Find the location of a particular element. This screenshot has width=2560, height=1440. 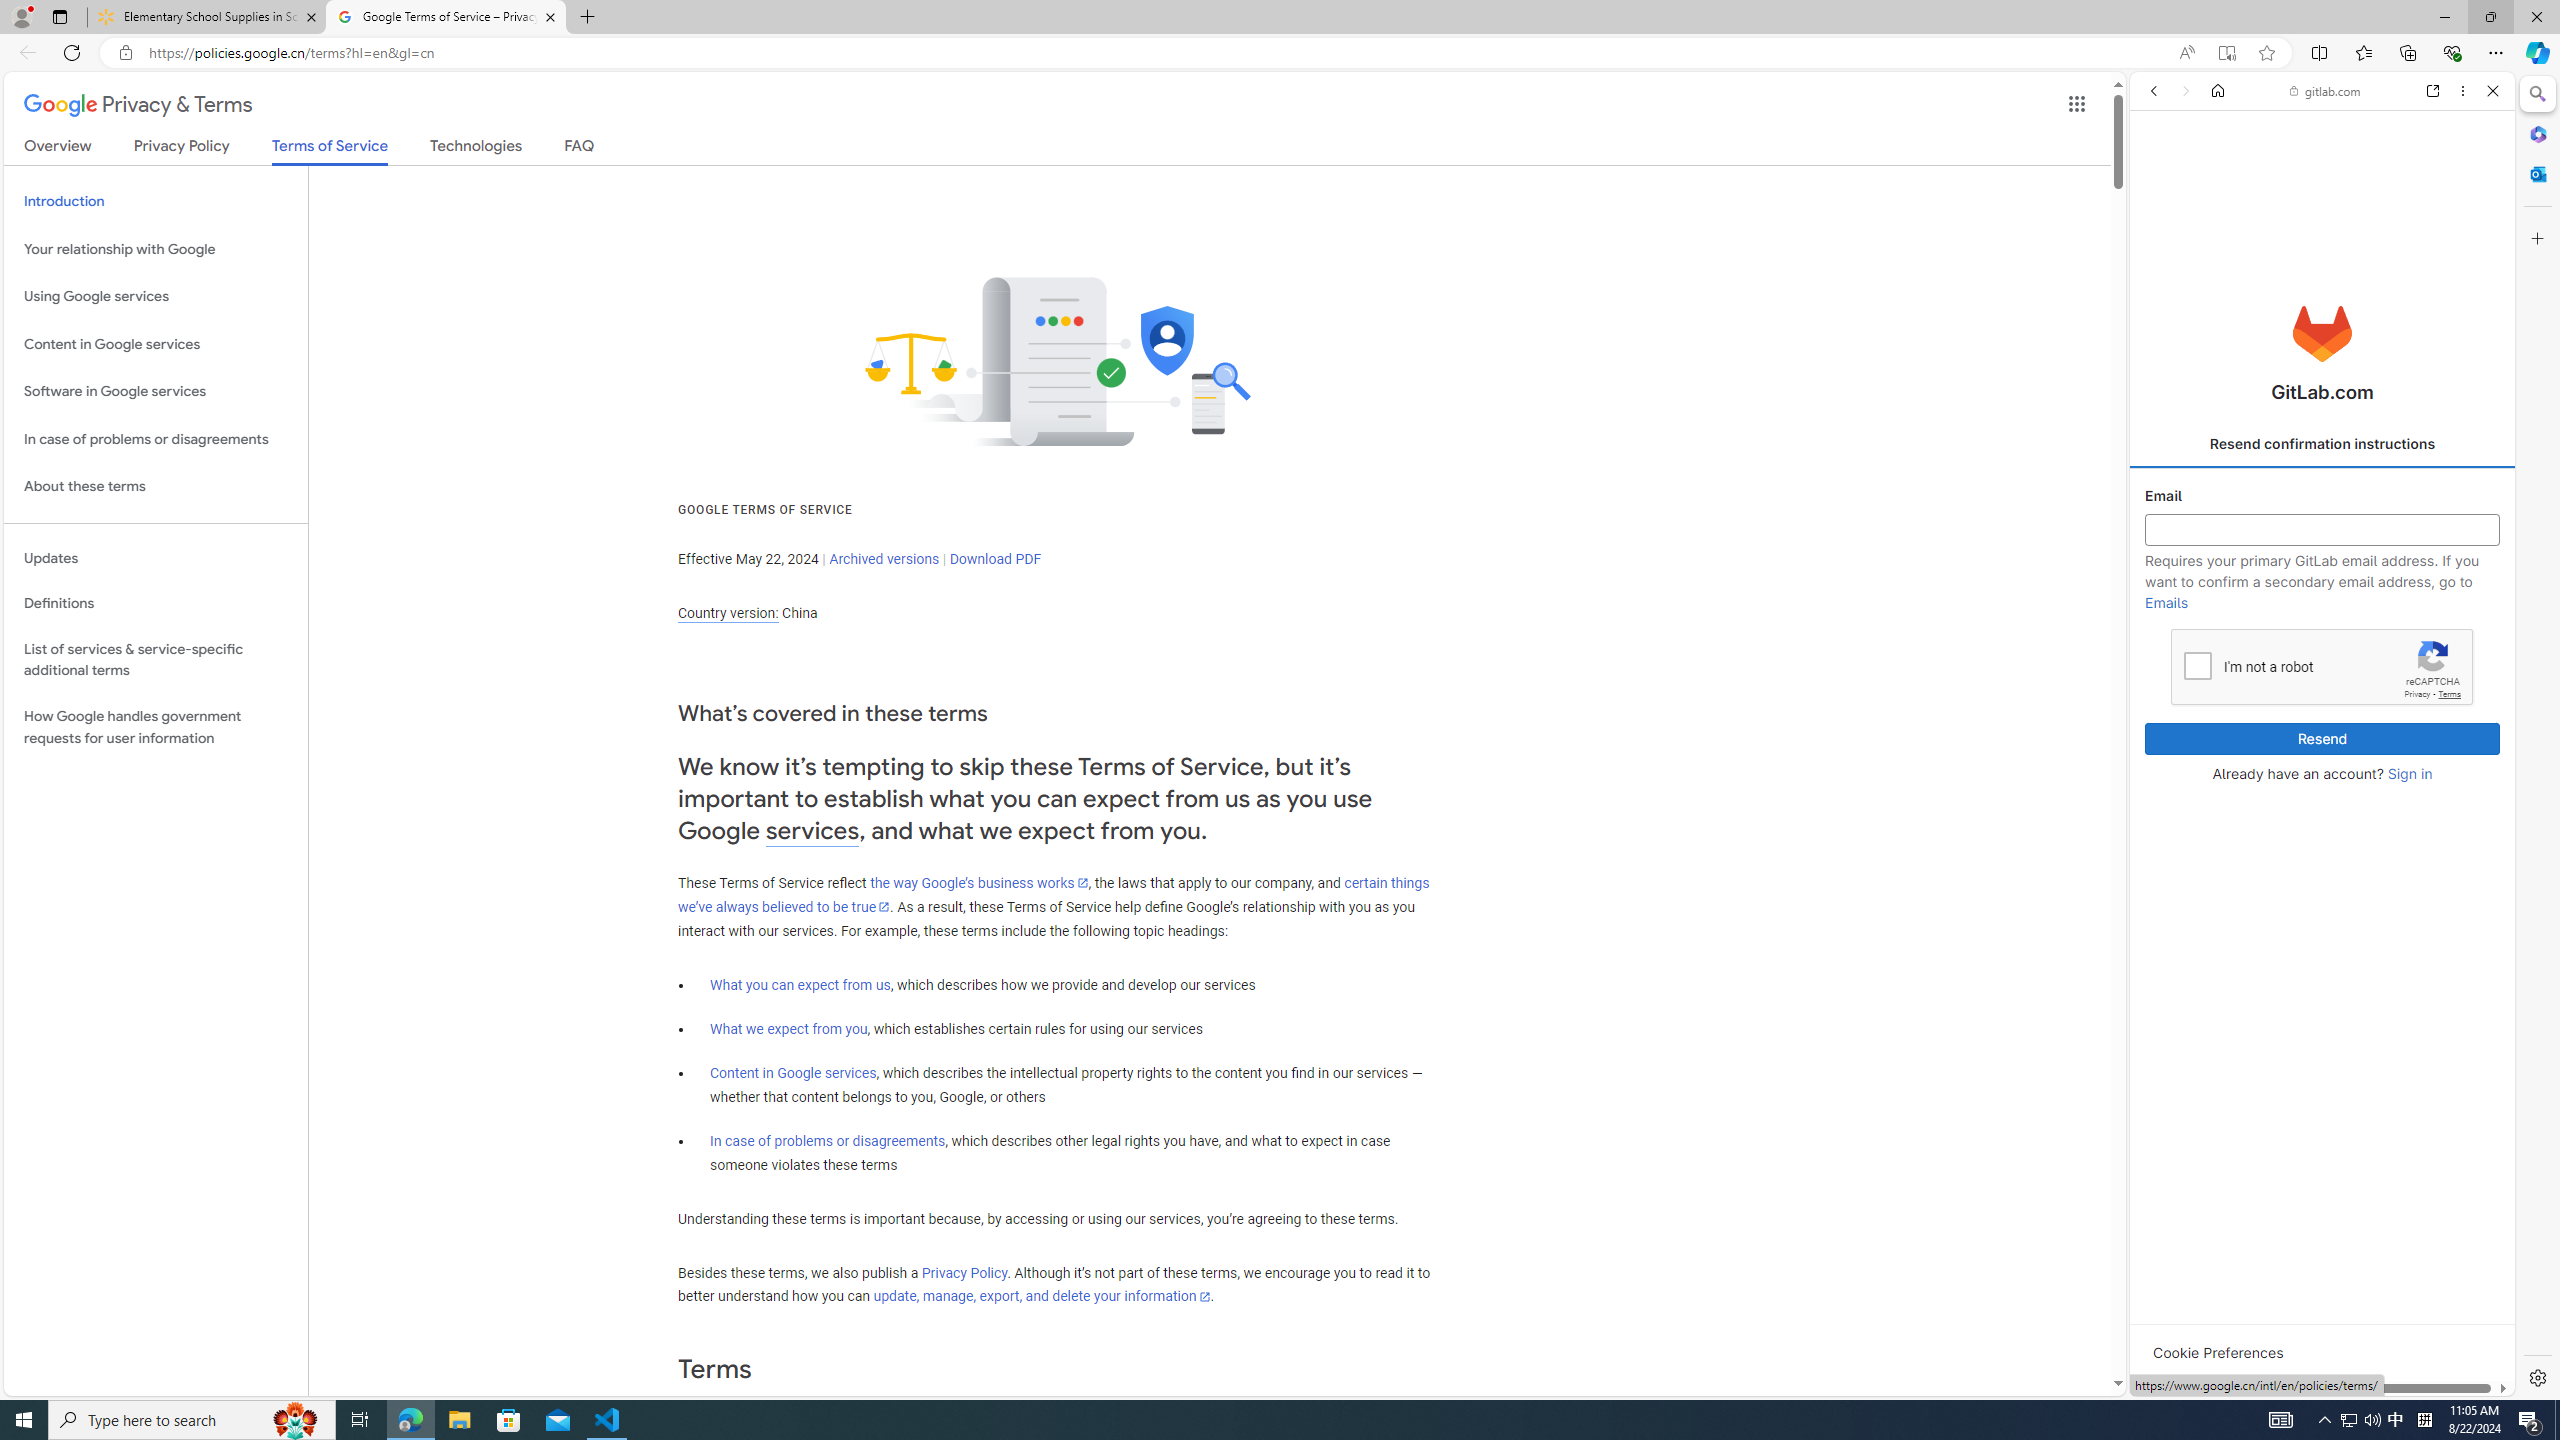

'Terms' is located at coordinates (2449, 693).